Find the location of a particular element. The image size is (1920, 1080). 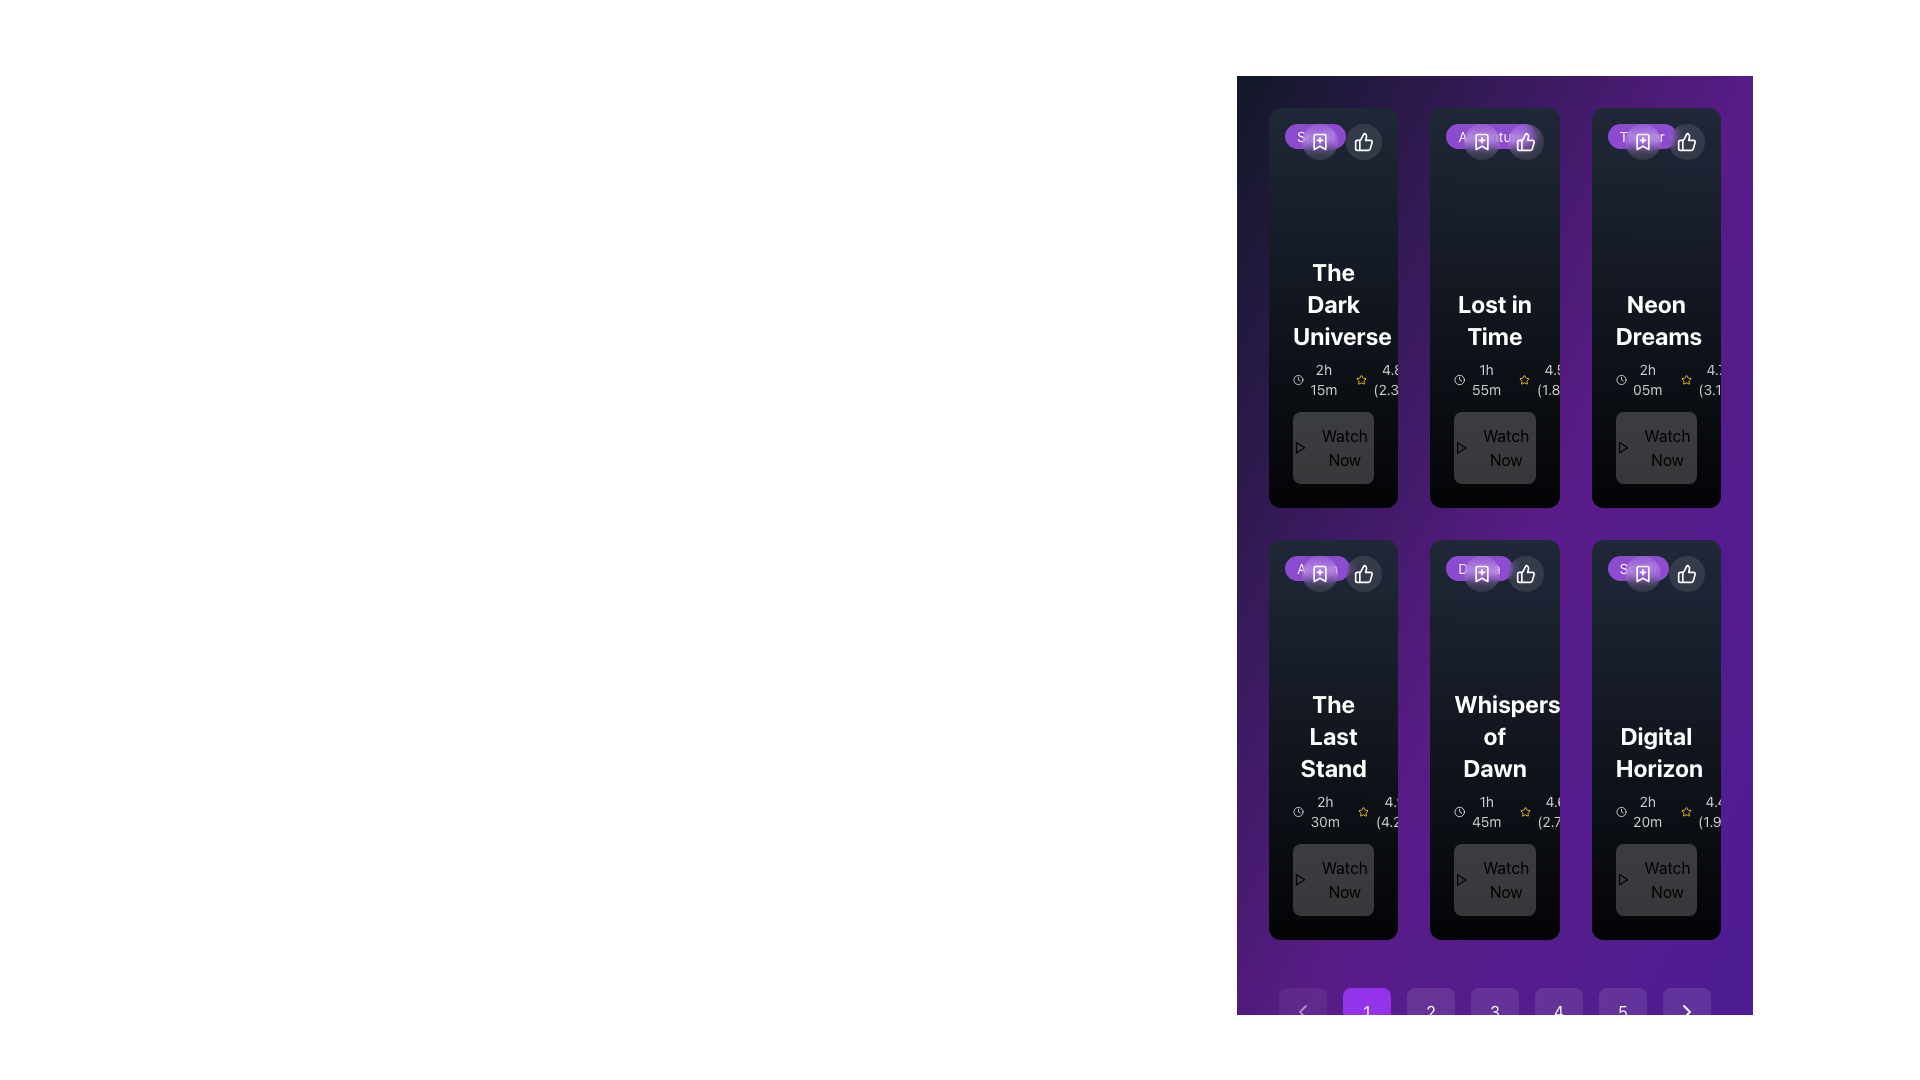

time display '1h 45m' shown with the clock icon in the 'Whispers of Dawn' movie card is located at coordinates (1478, 812).